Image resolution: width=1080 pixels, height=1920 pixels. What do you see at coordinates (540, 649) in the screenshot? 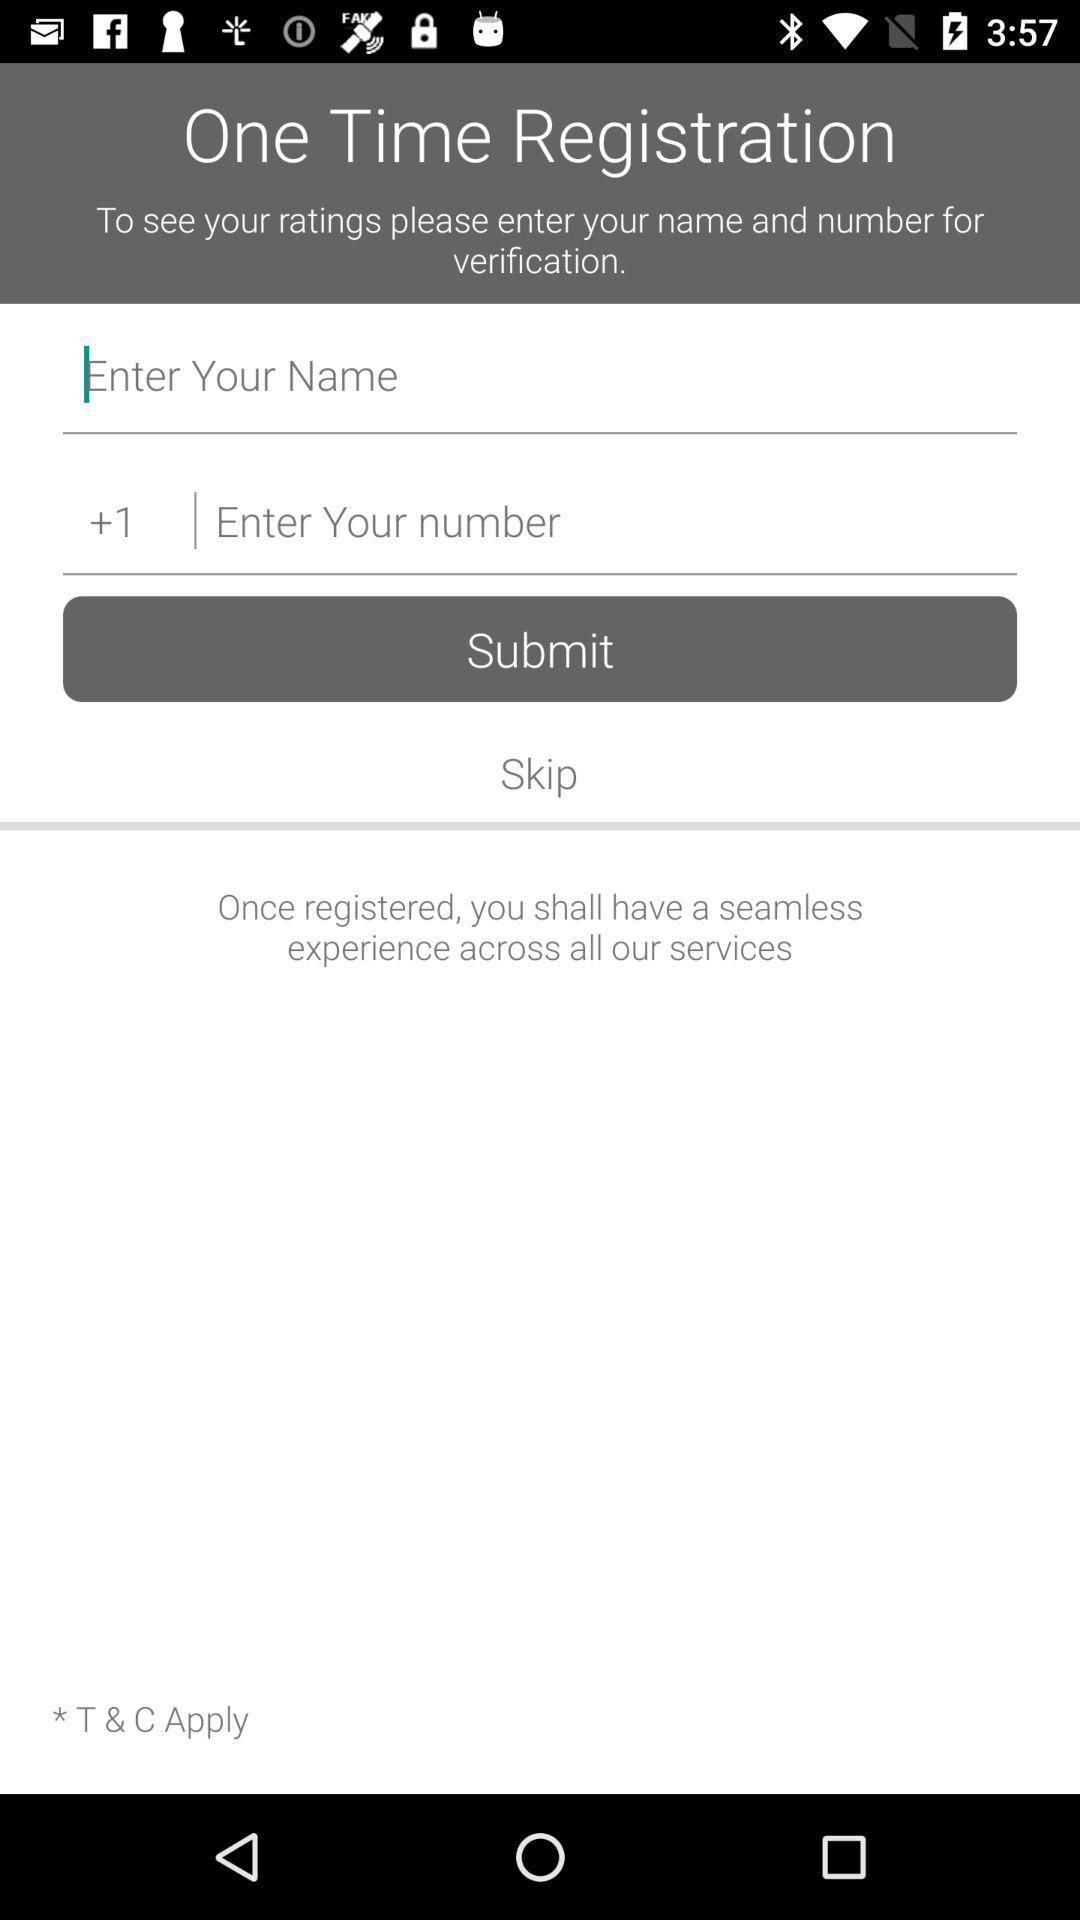
I see `the item above the skip` at bounding box center [540, 649].